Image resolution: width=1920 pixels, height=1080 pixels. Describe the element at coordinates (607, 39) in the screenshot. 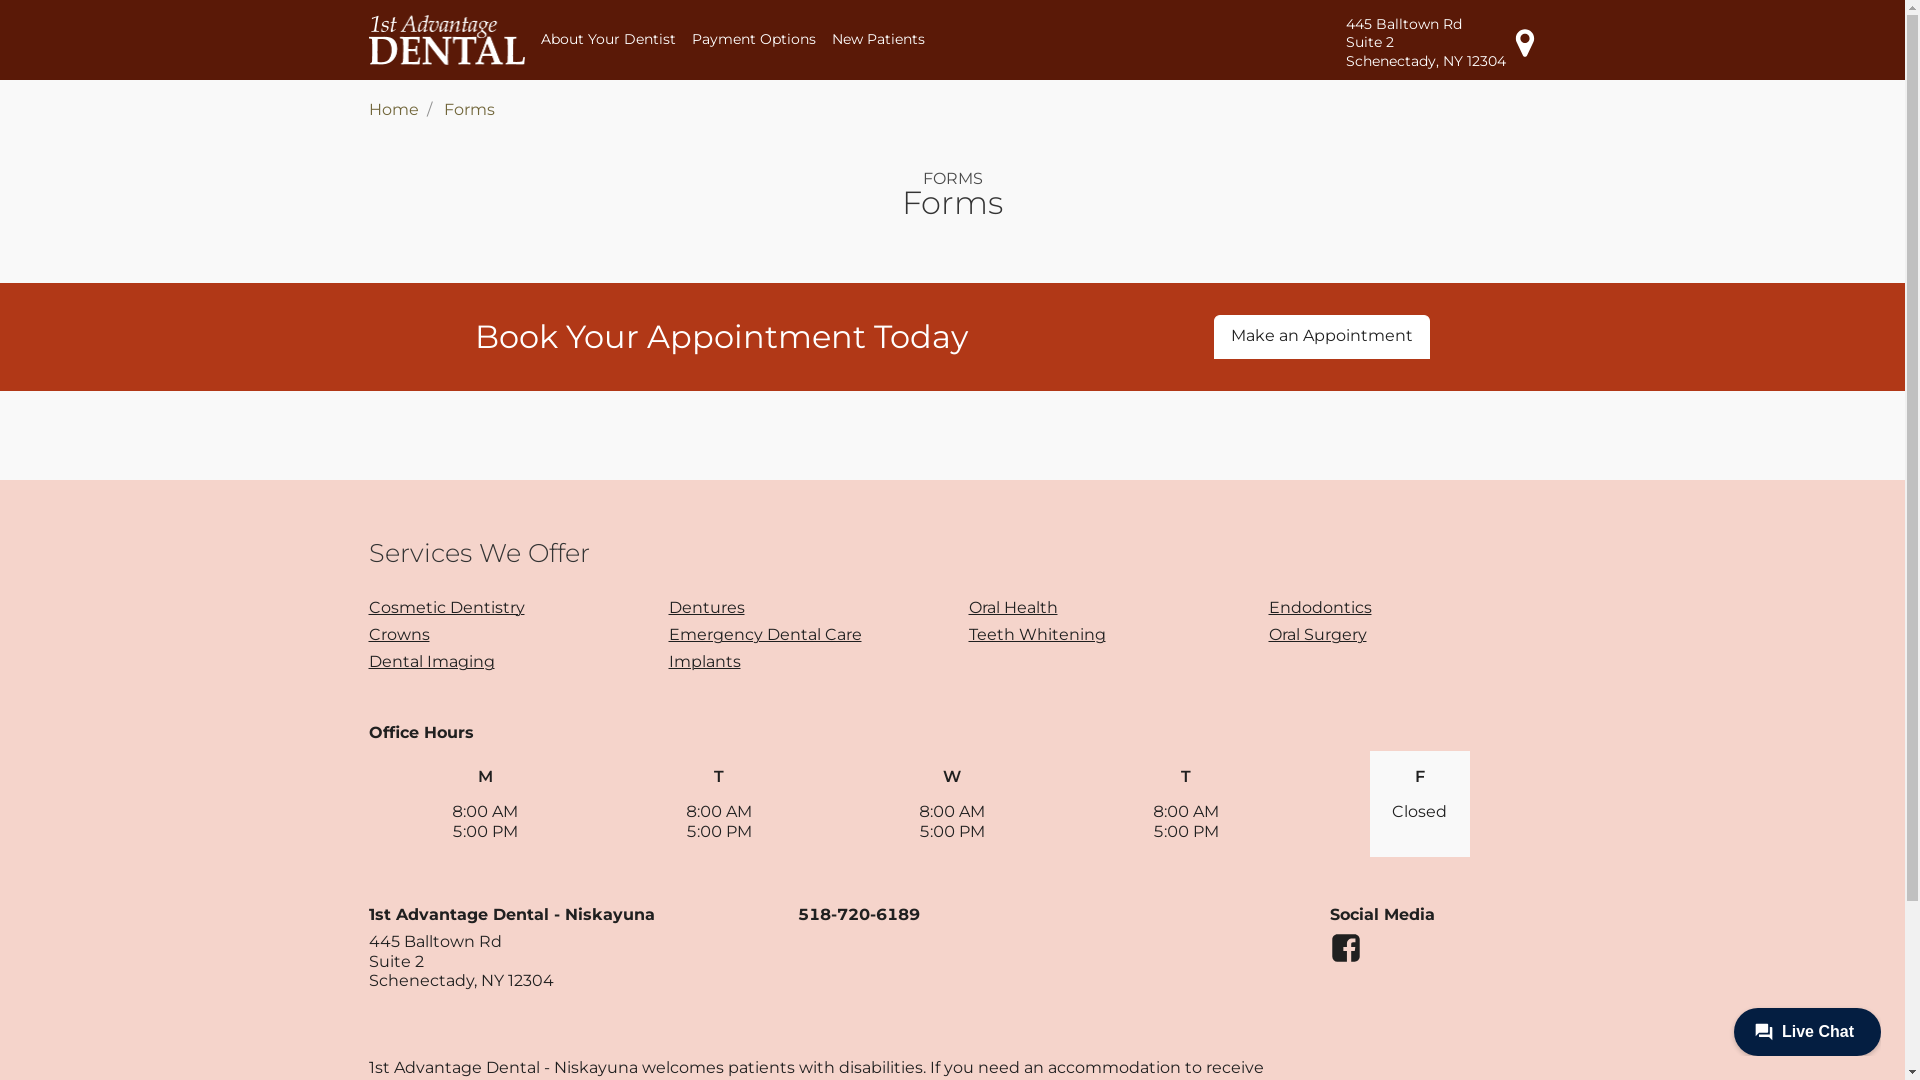

I see `'About Your Dentist'` at that location.